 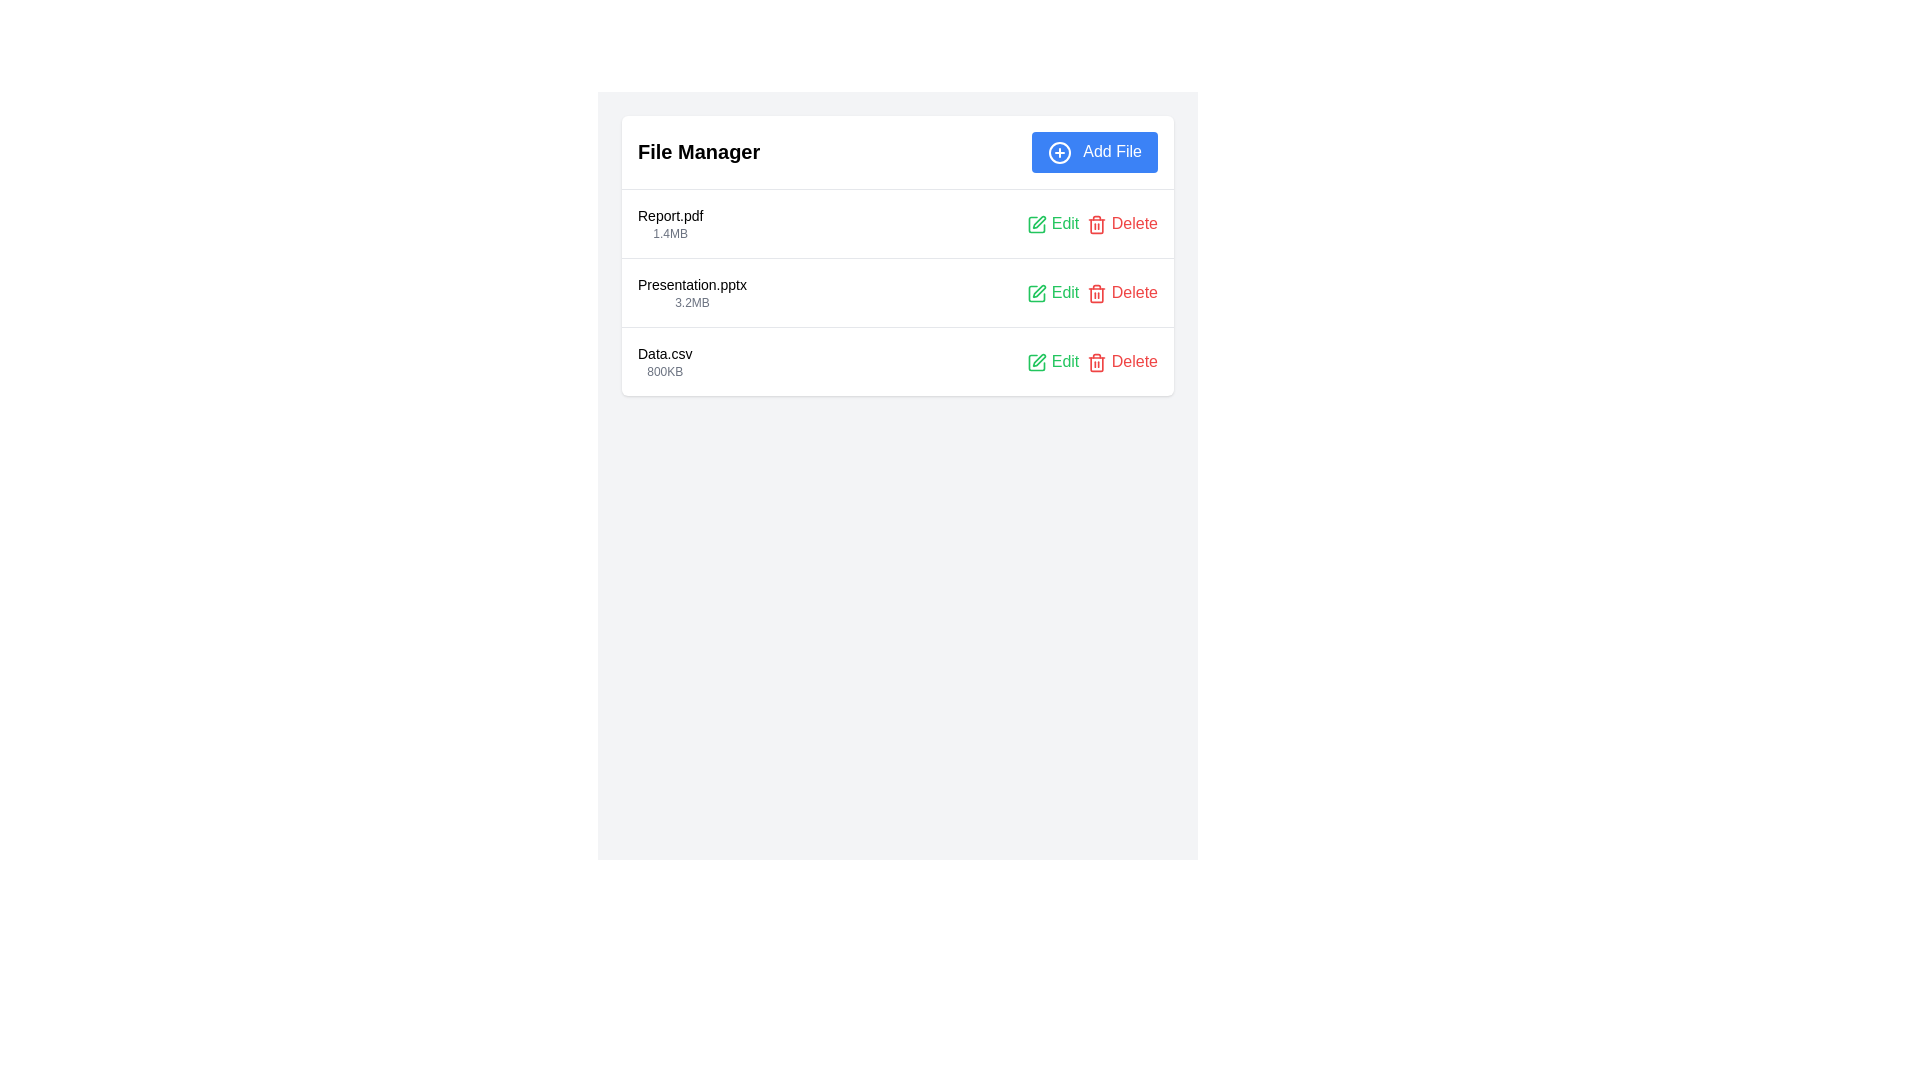 What do you see at coordinates (1122, 223) in the screenshot?
I see `the red 'Delete' button with a trash bin icon located next to the 'Edit' button in the file manager interface` at bounding box center [1122, 223].